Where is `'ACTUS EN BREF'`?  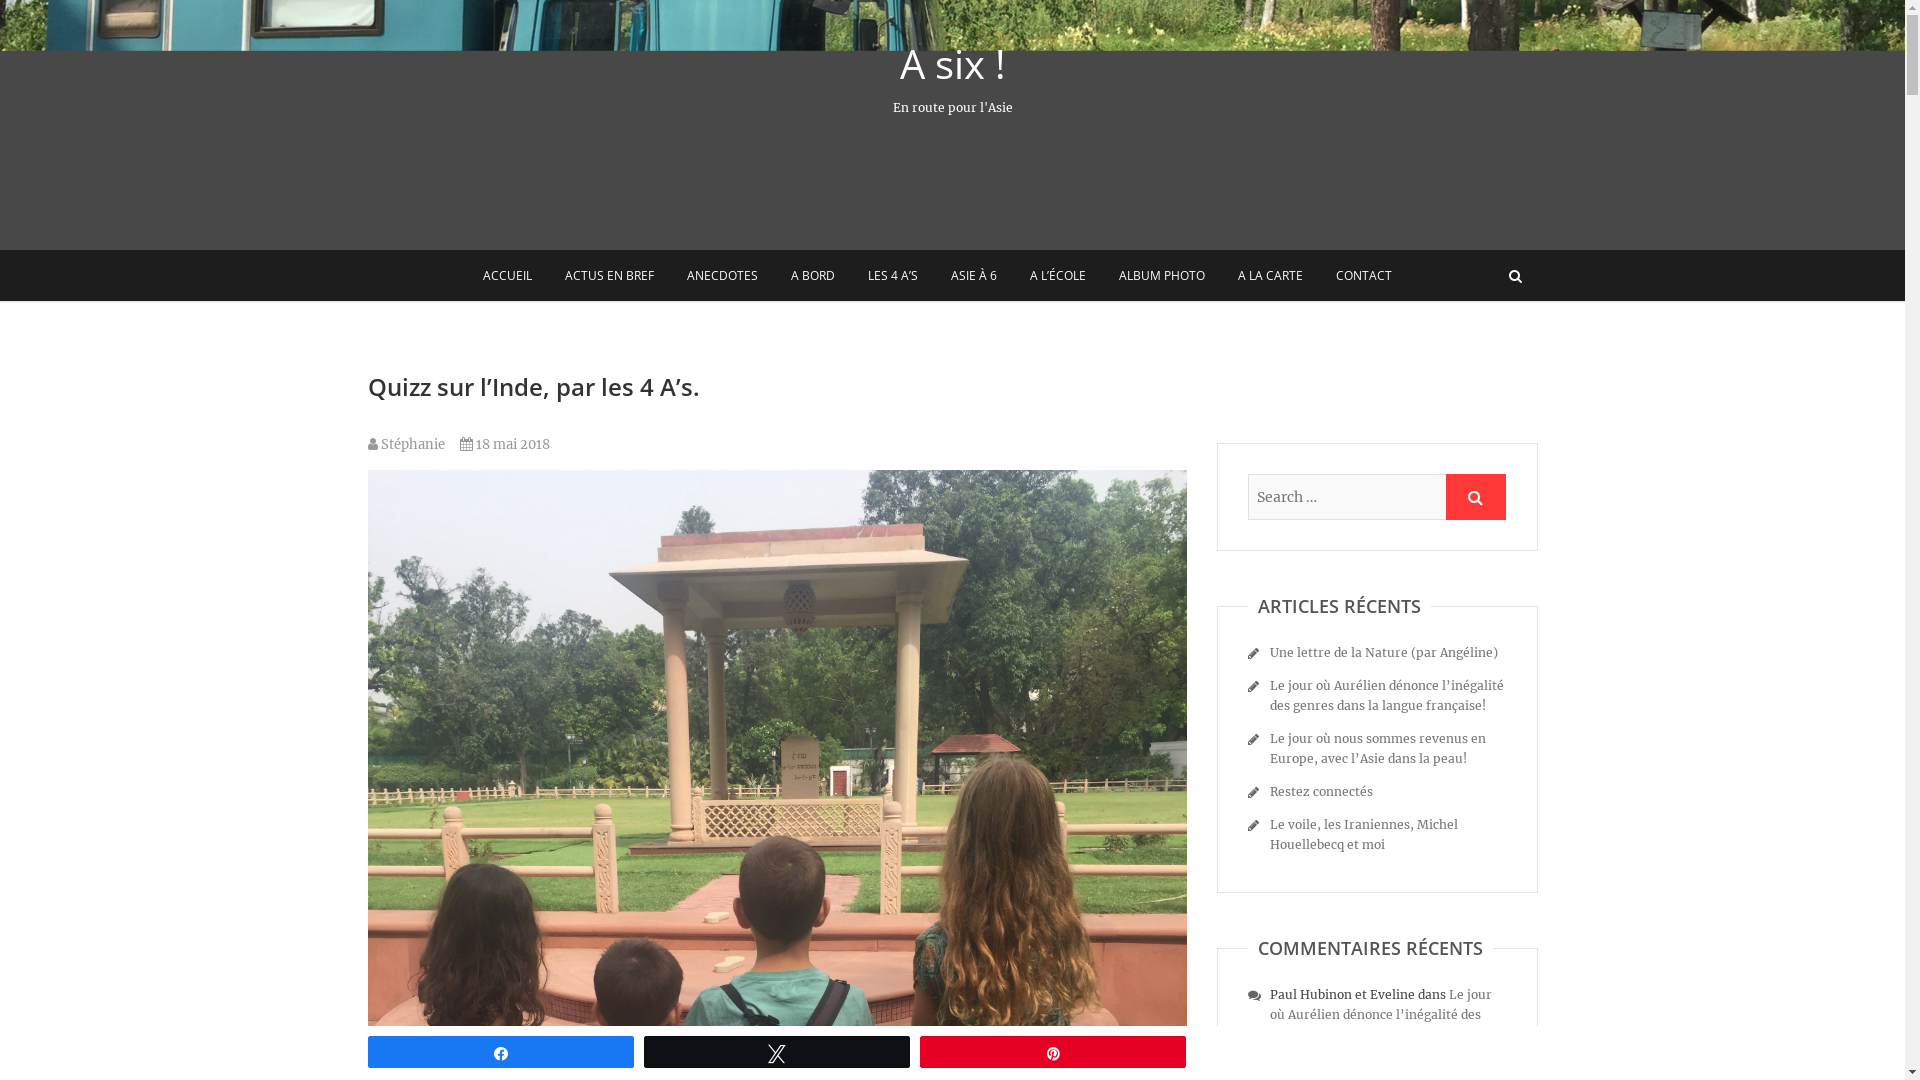
'ACTUS EN BREF' is located at coordinates (608, 275).